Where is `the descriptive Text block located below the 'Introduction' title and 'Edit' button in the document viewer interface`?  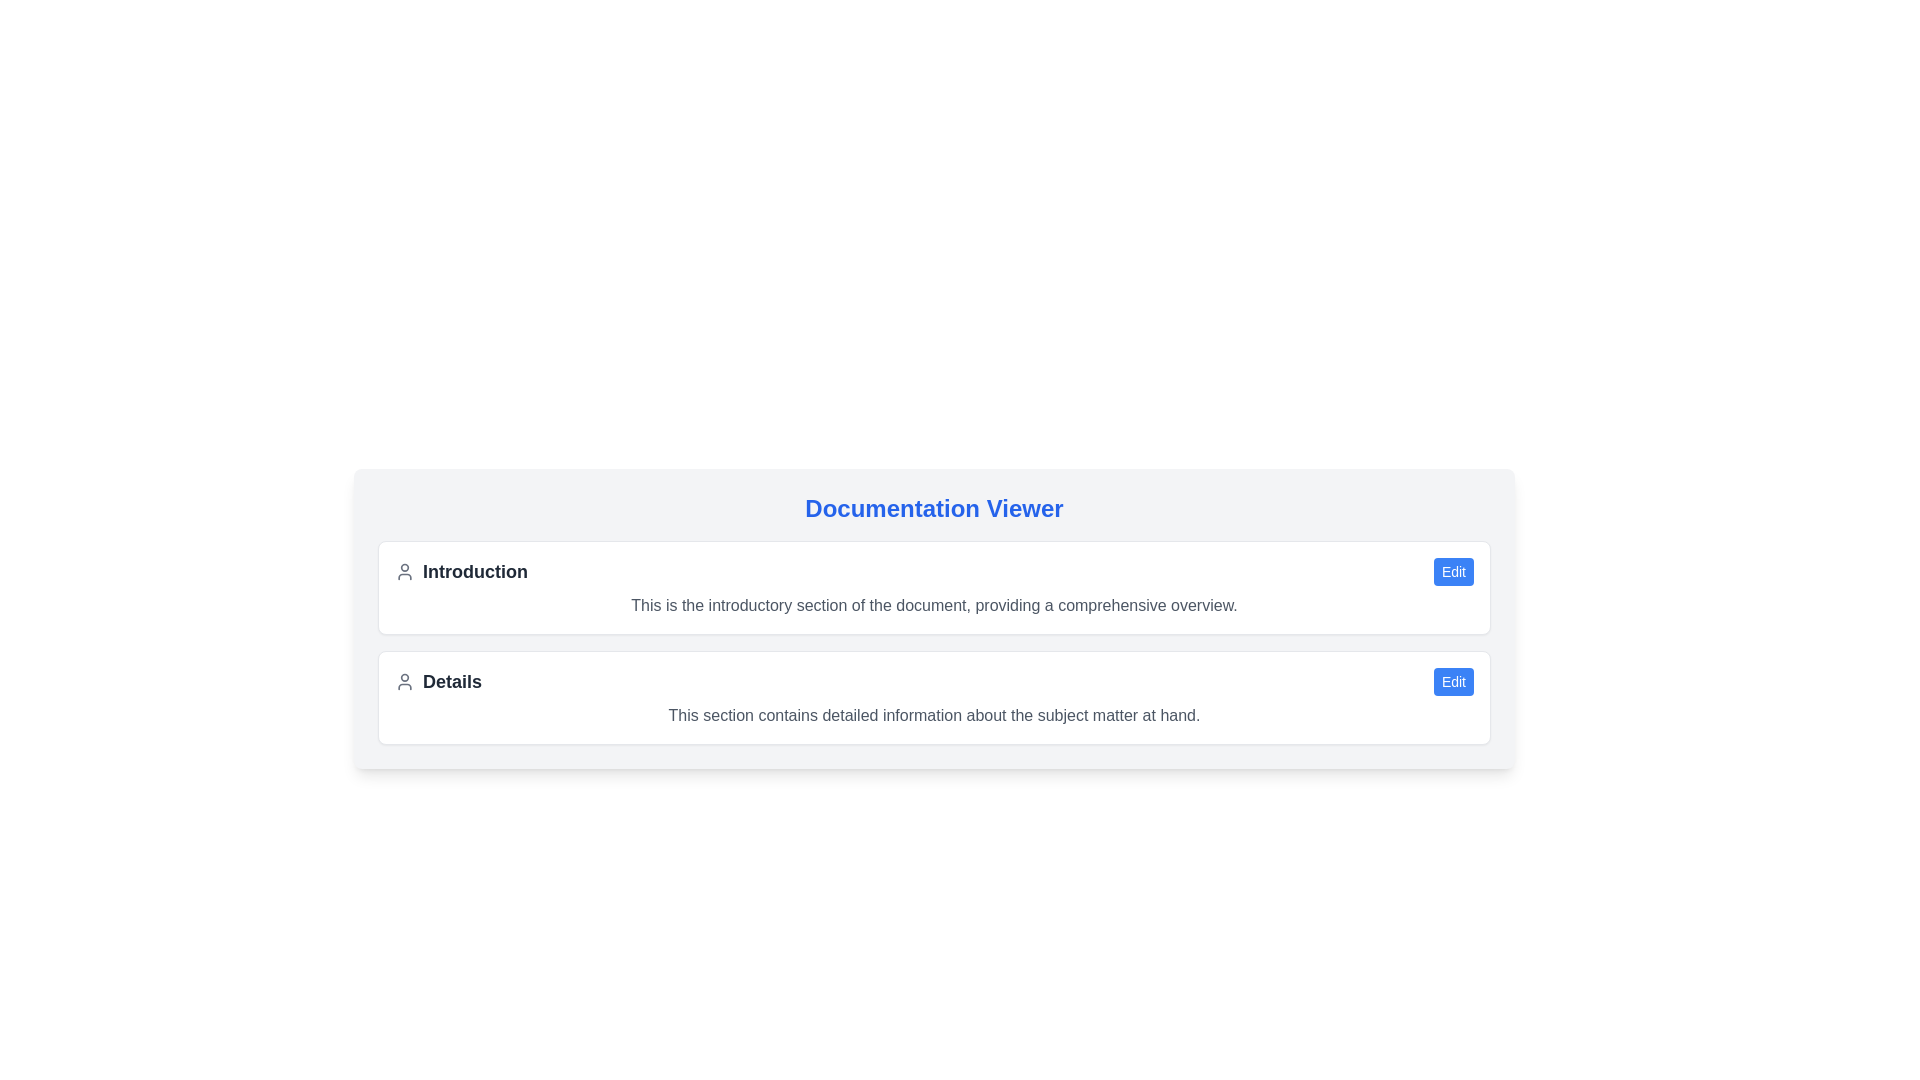 the descriptive Text block located below the 'Introduction' title and 'Edit' button in the document viewer interface is located at coordinates (933, 604).